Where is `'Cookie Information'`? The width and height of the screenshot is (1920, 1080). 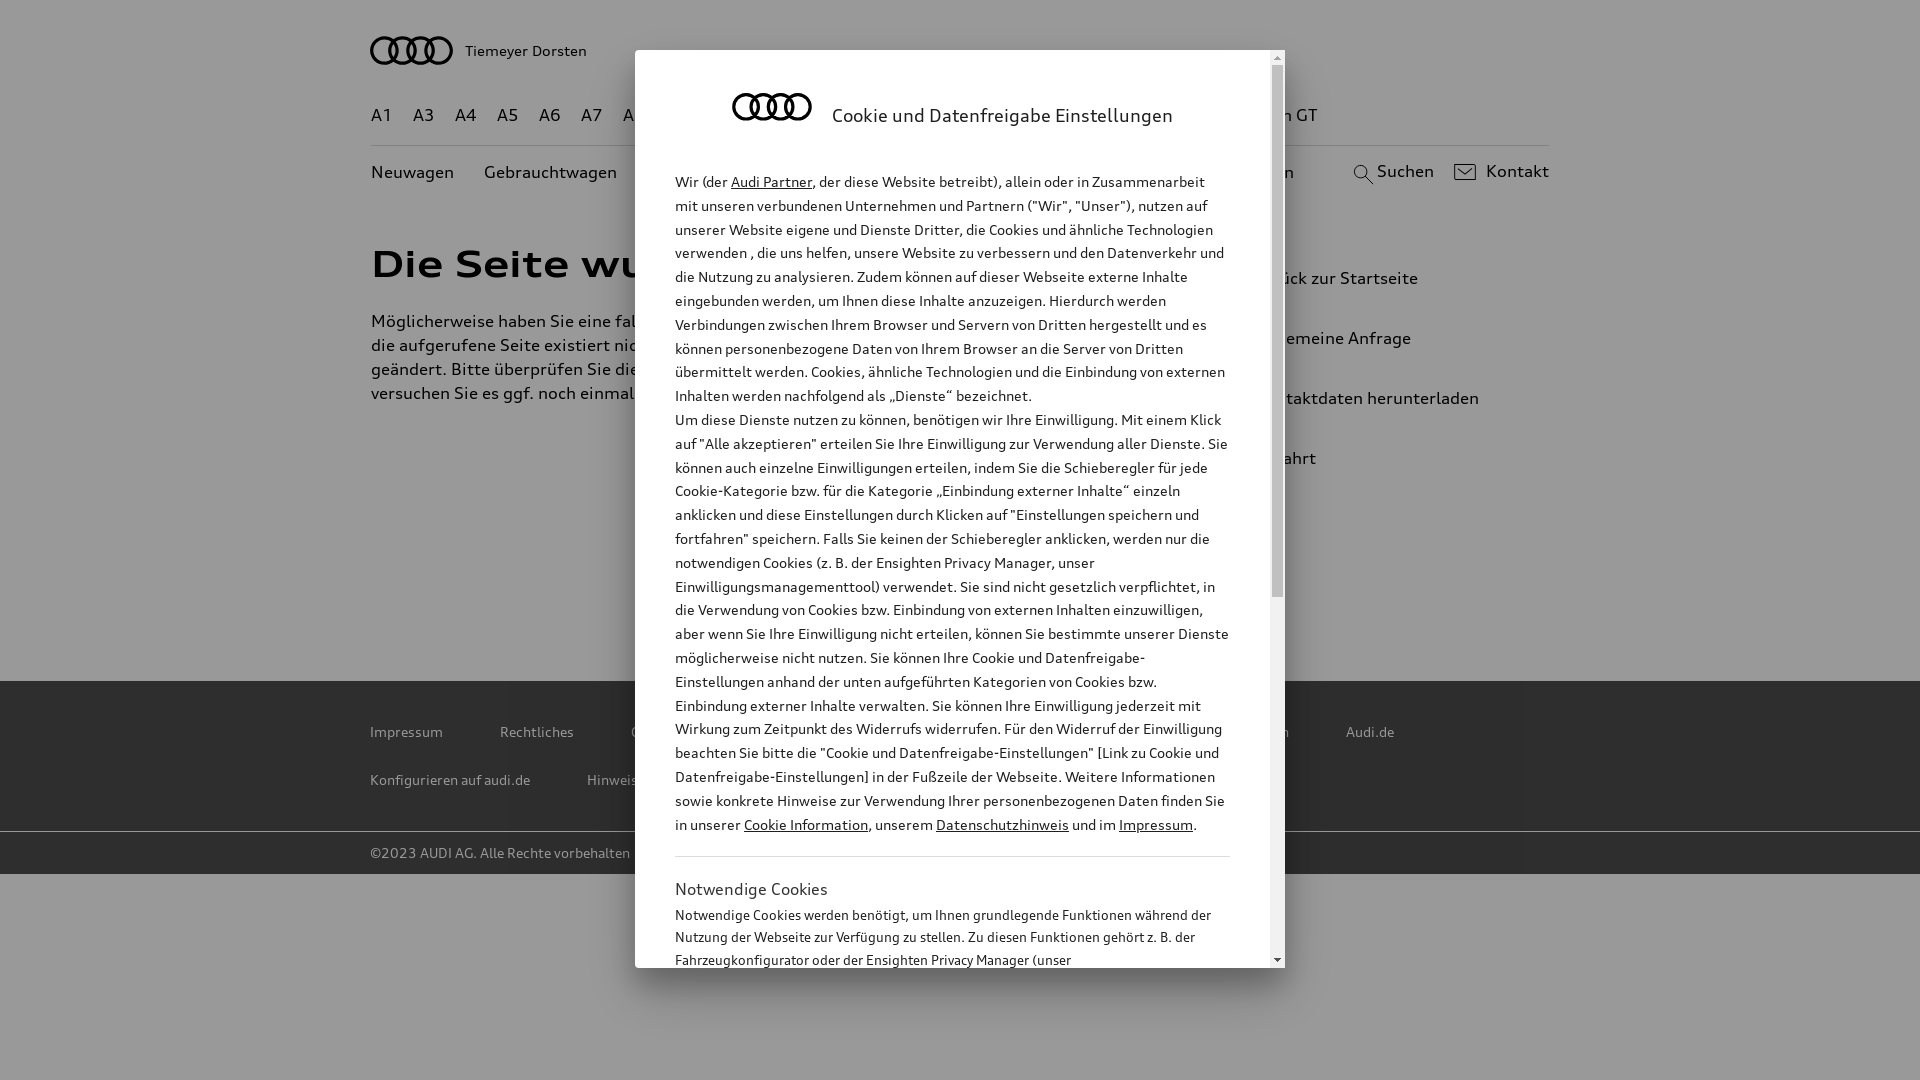 'Cookie Information' is located at coordinates (743, 824).